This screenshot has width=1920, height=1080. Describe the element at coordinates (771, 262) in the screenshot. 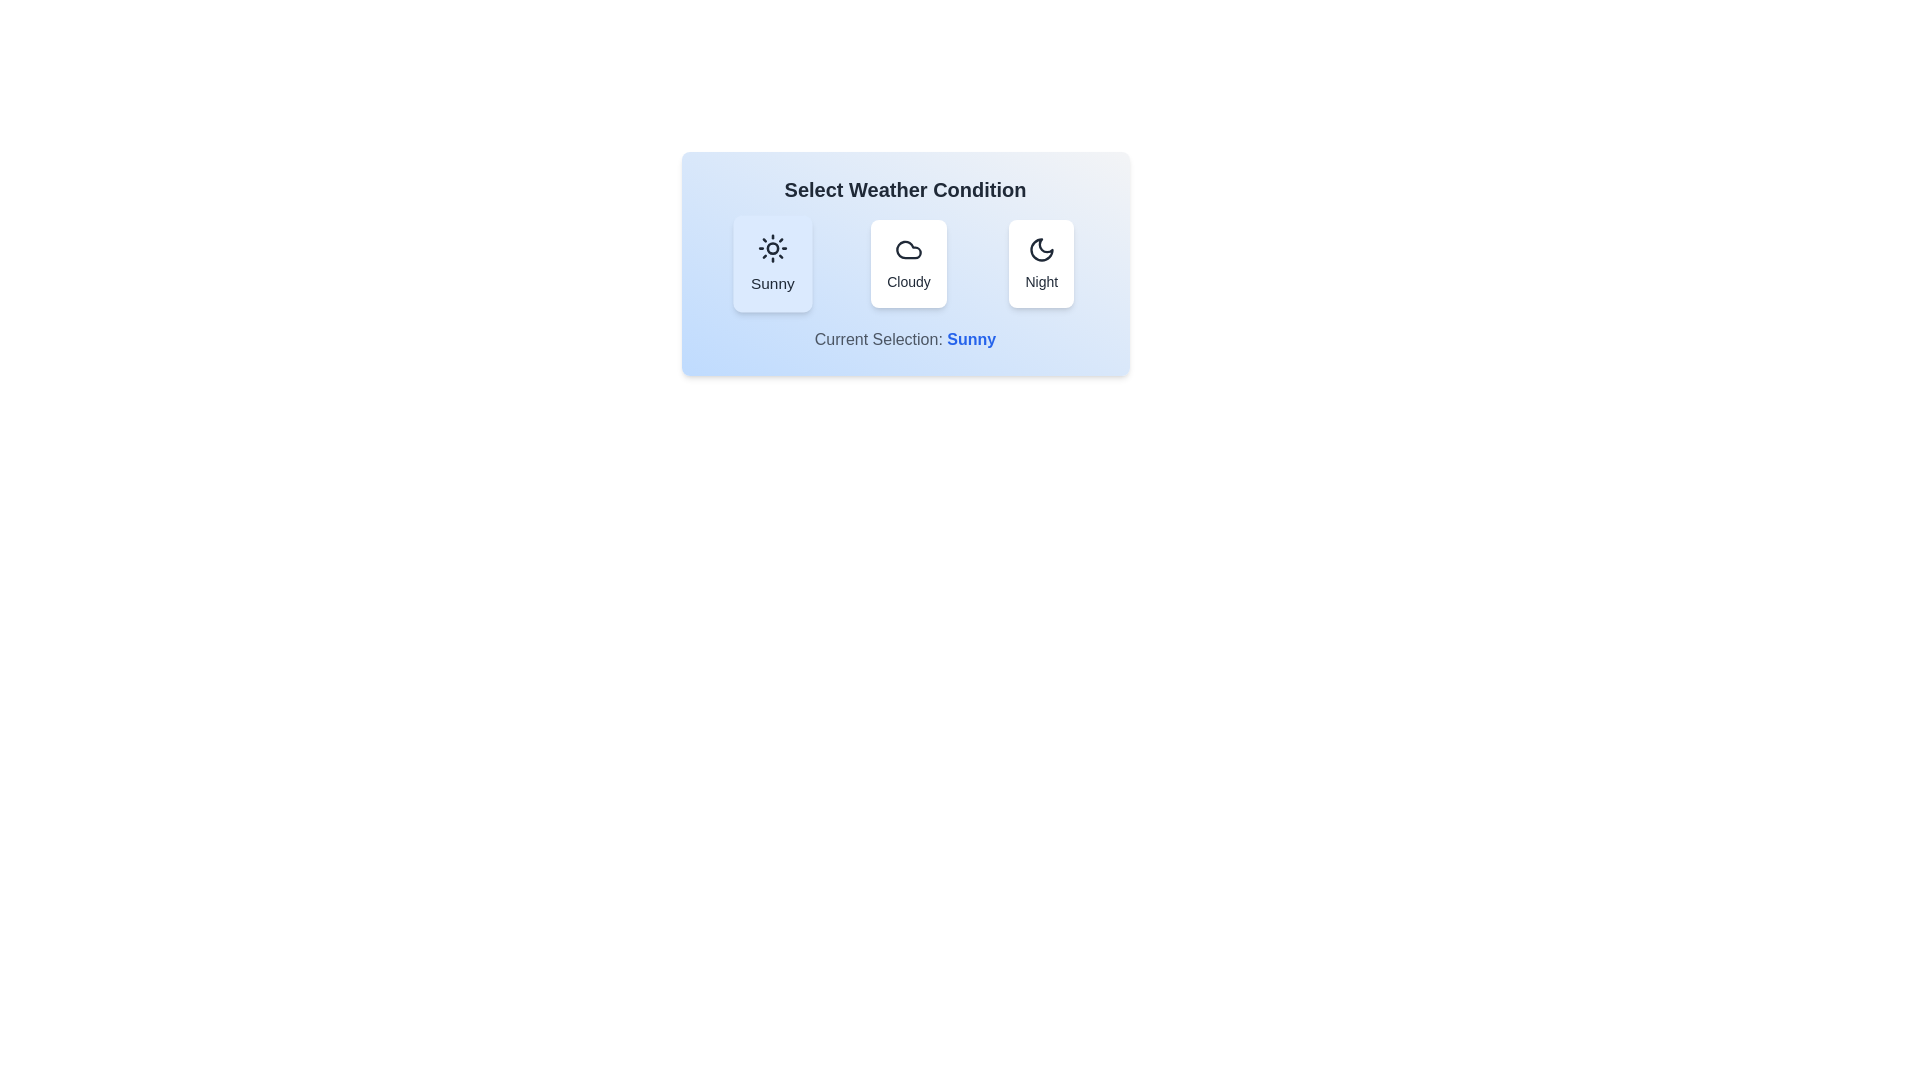

I see `the weather condition Sunny by clicking the corresponding button` at that location.